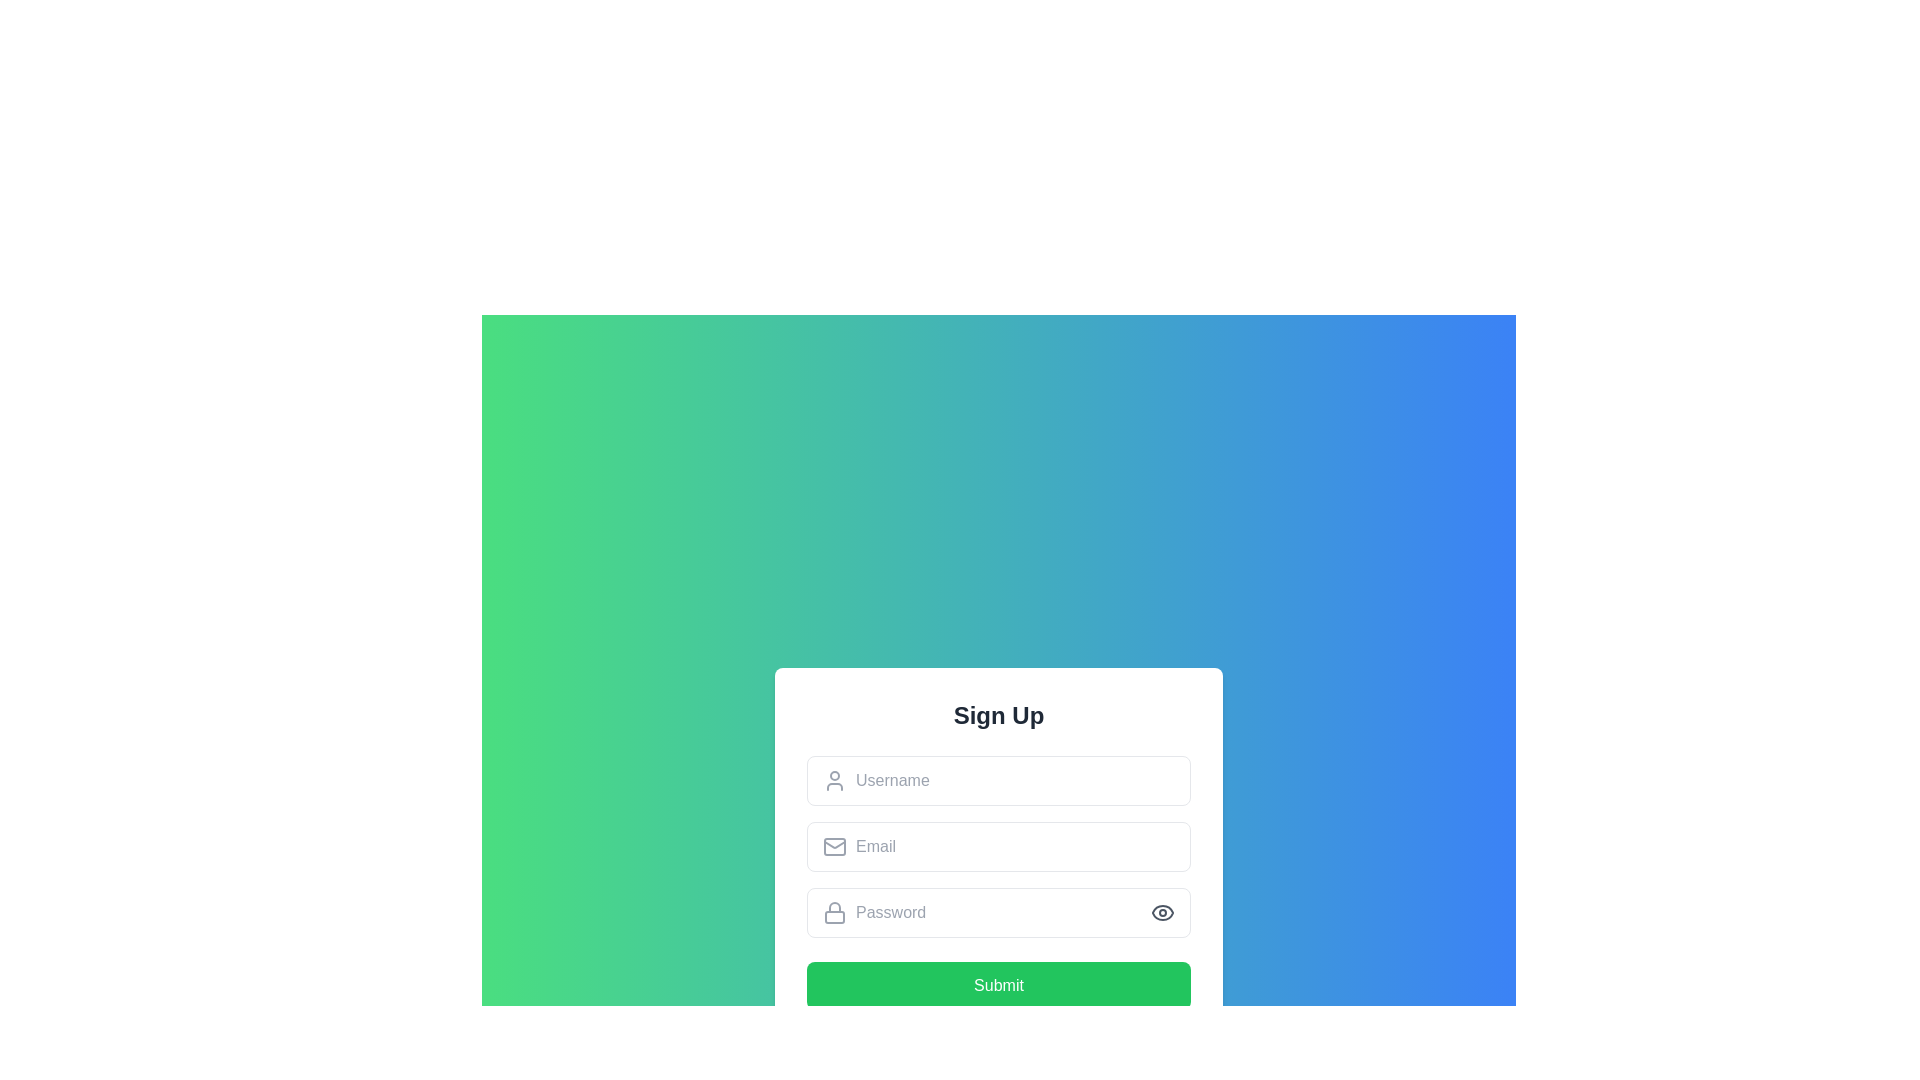 The height and width of the screenshot is (1080, 1920). Describe the element at coordinates (835, 779) in the screenshot. I see `the user icon represented as a simplified outline of a person, which is positioned to the left of the 'Username' text input field in the sign-up form` at that location.